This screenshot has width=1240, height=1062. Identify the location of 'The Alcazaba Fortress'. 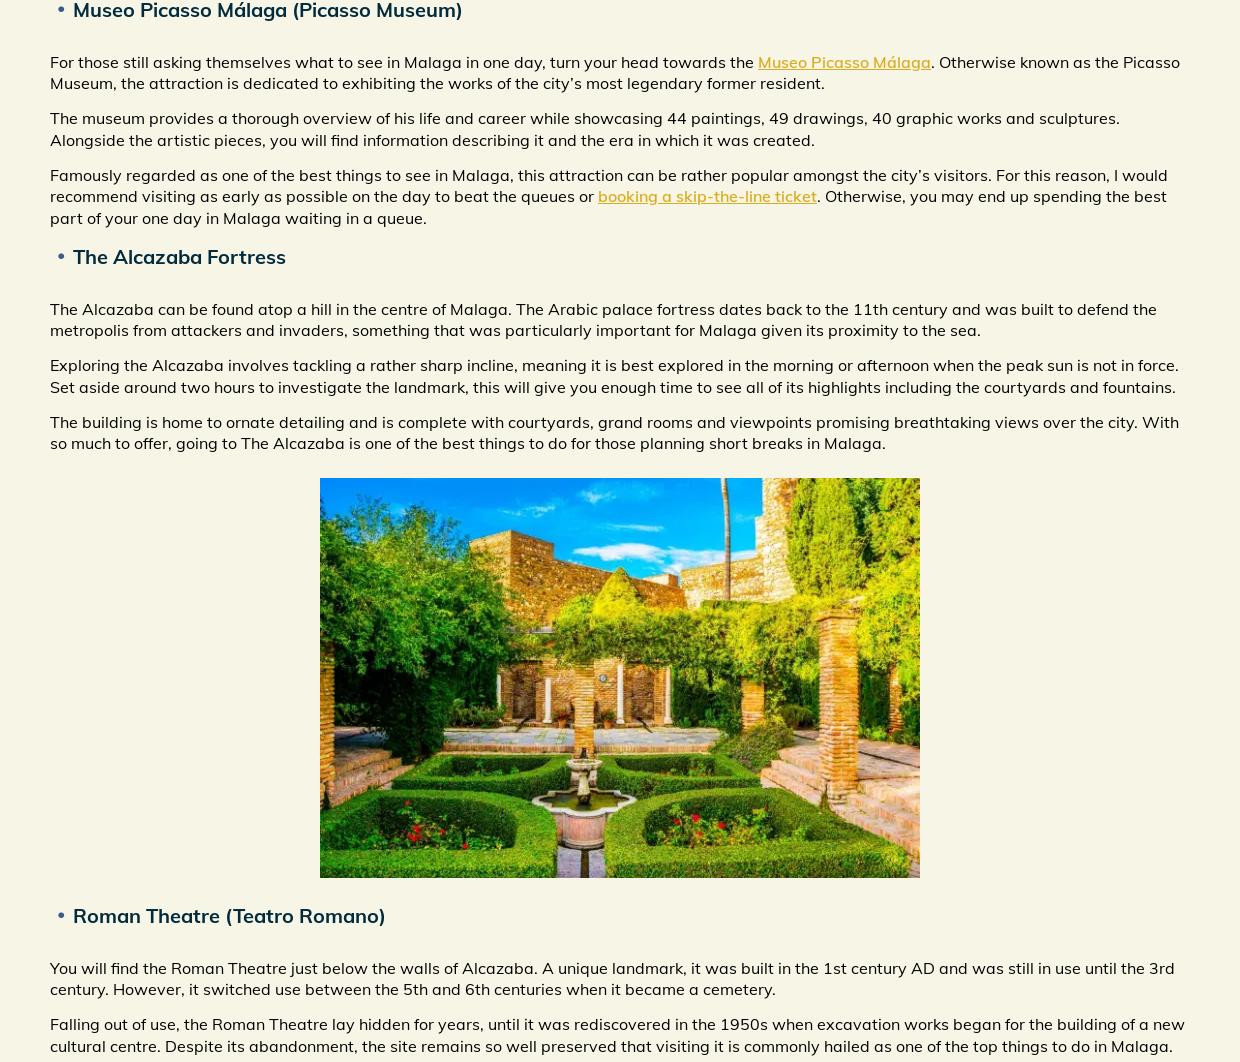
(178, 255).